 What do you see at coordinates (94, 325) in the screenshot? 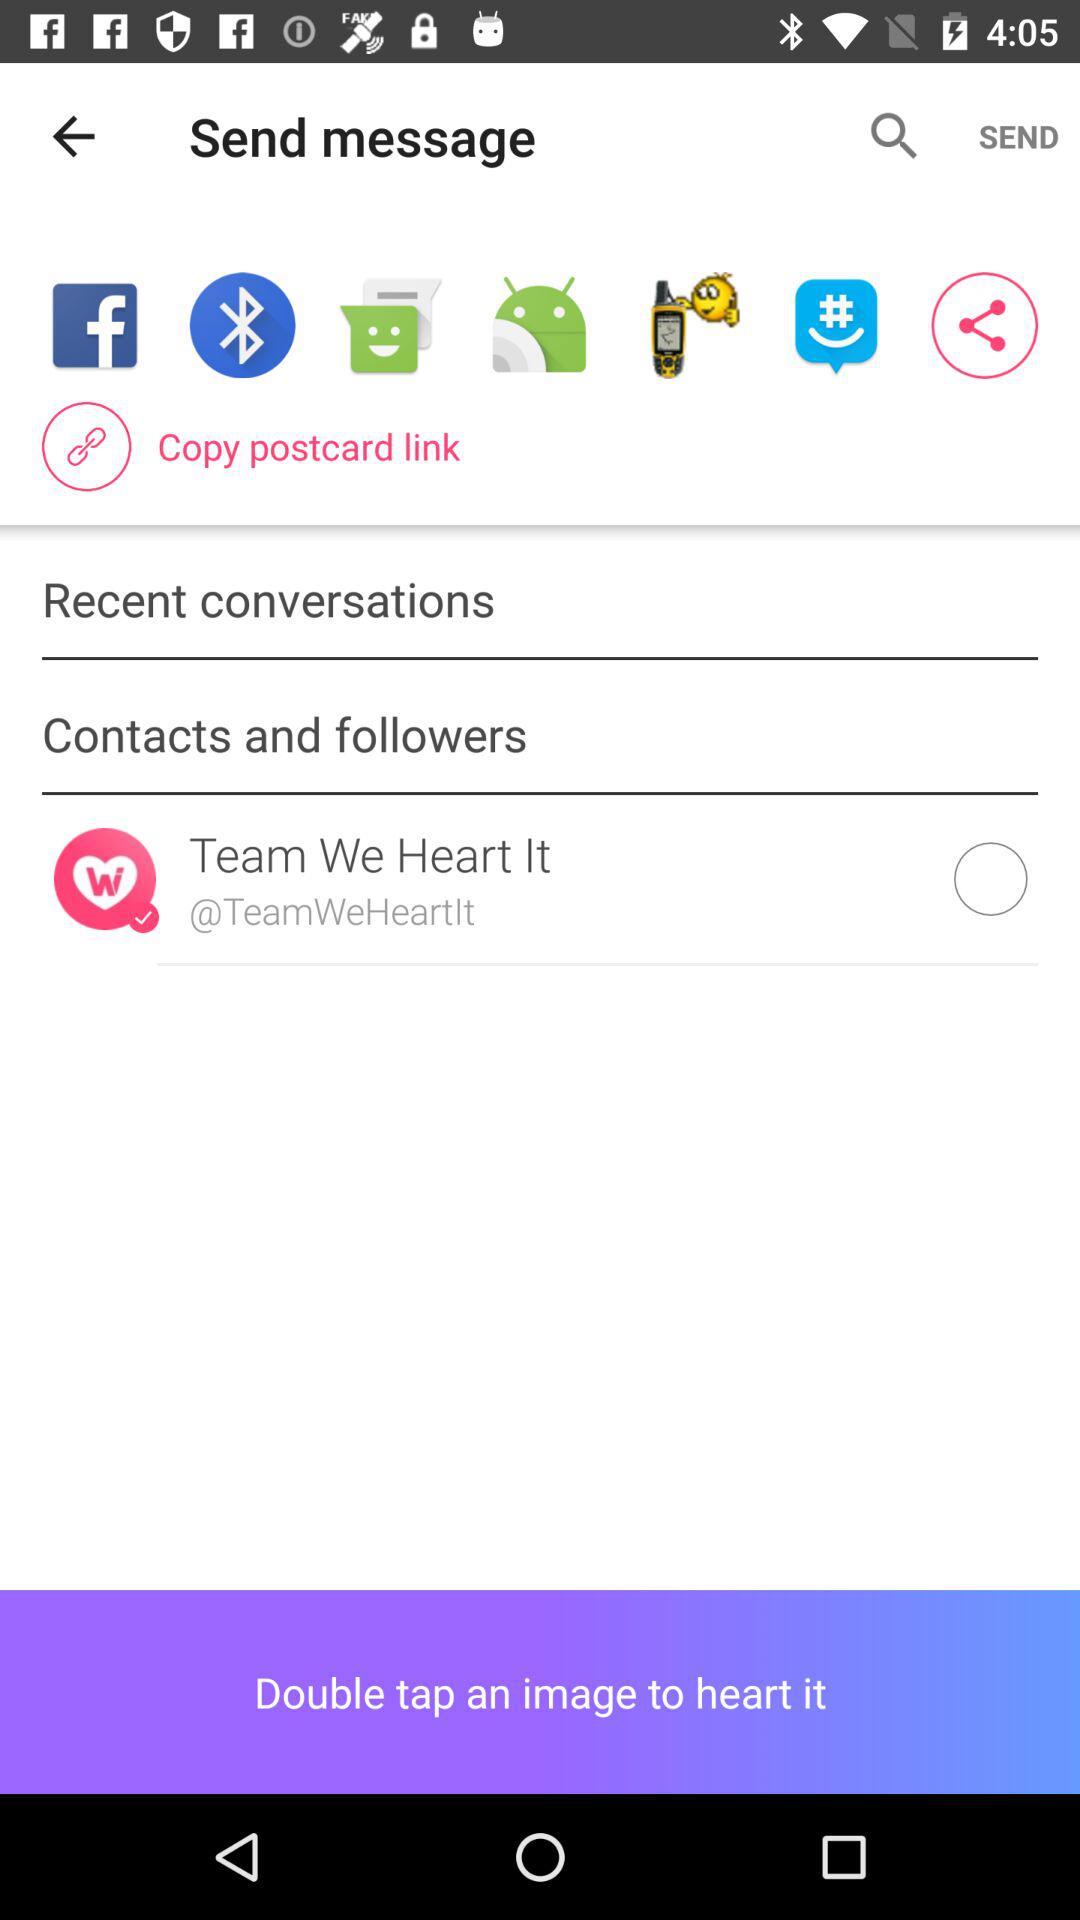
I see `facebook` at bounding box center [94, 325].